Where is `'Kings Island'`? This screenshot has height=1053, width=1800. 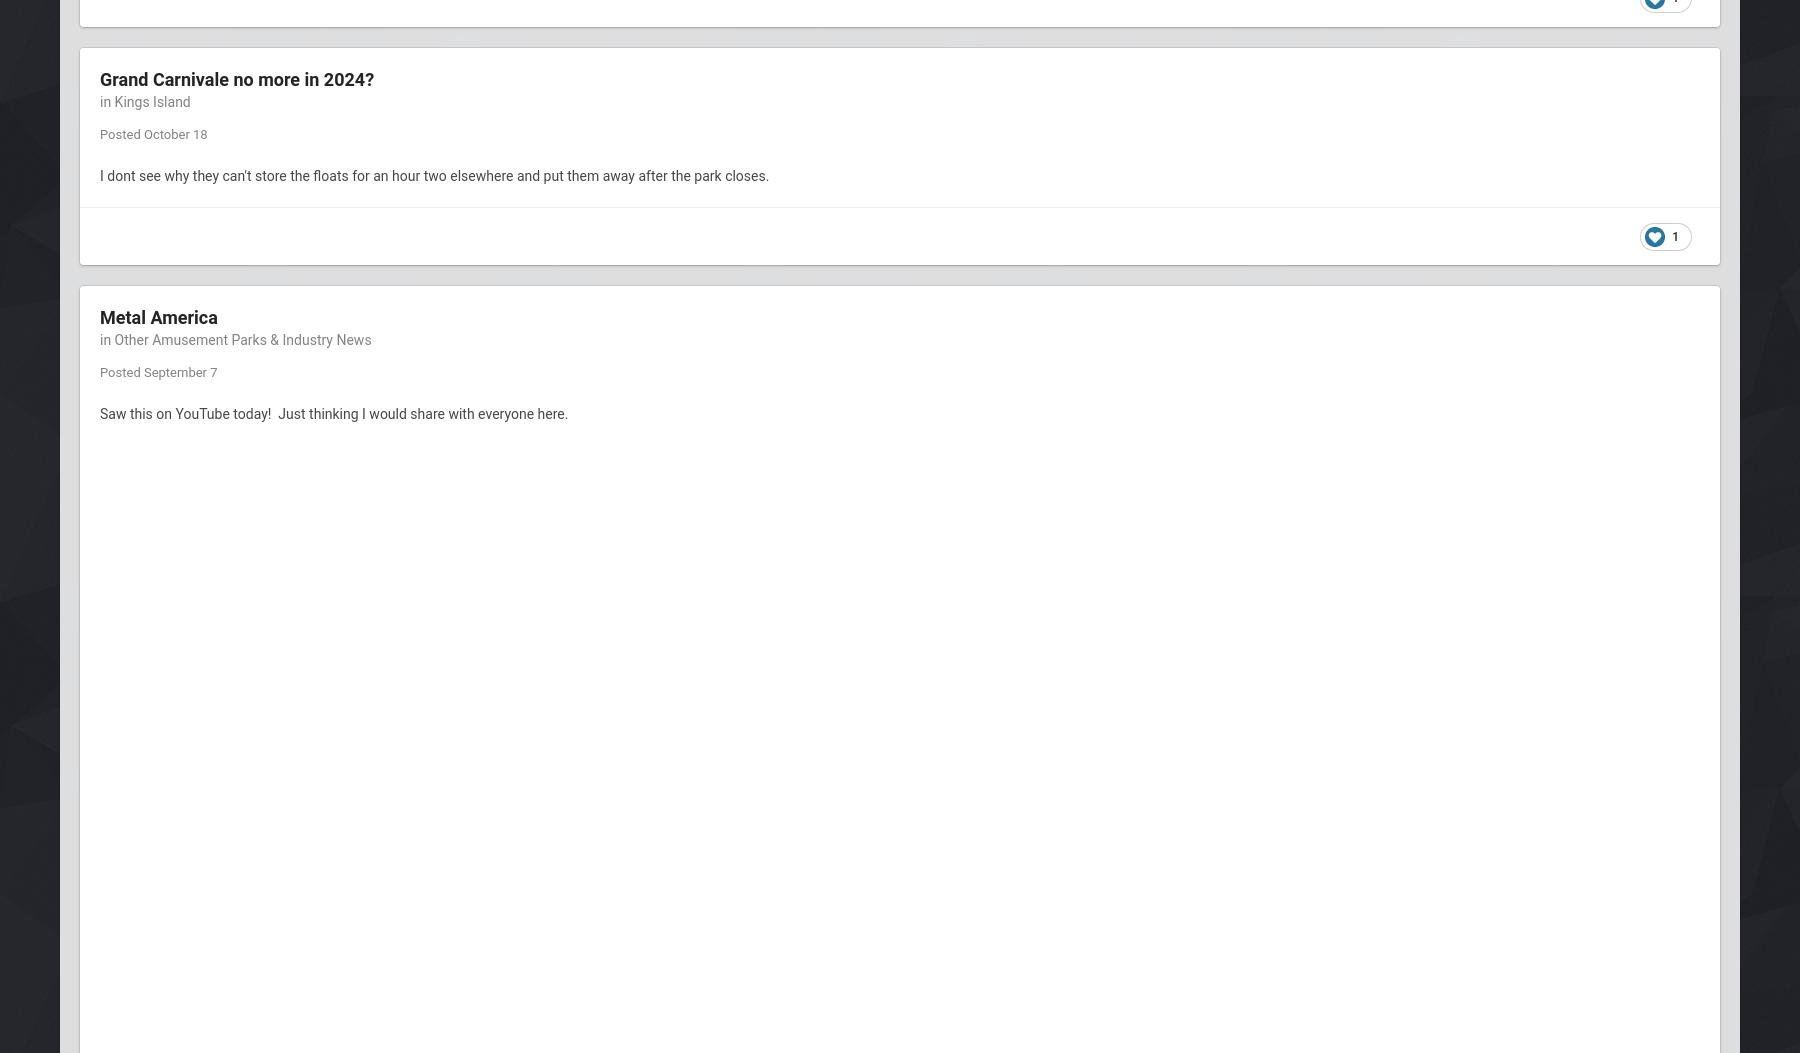
'Kings Island' is located at coordinates (151, 102).